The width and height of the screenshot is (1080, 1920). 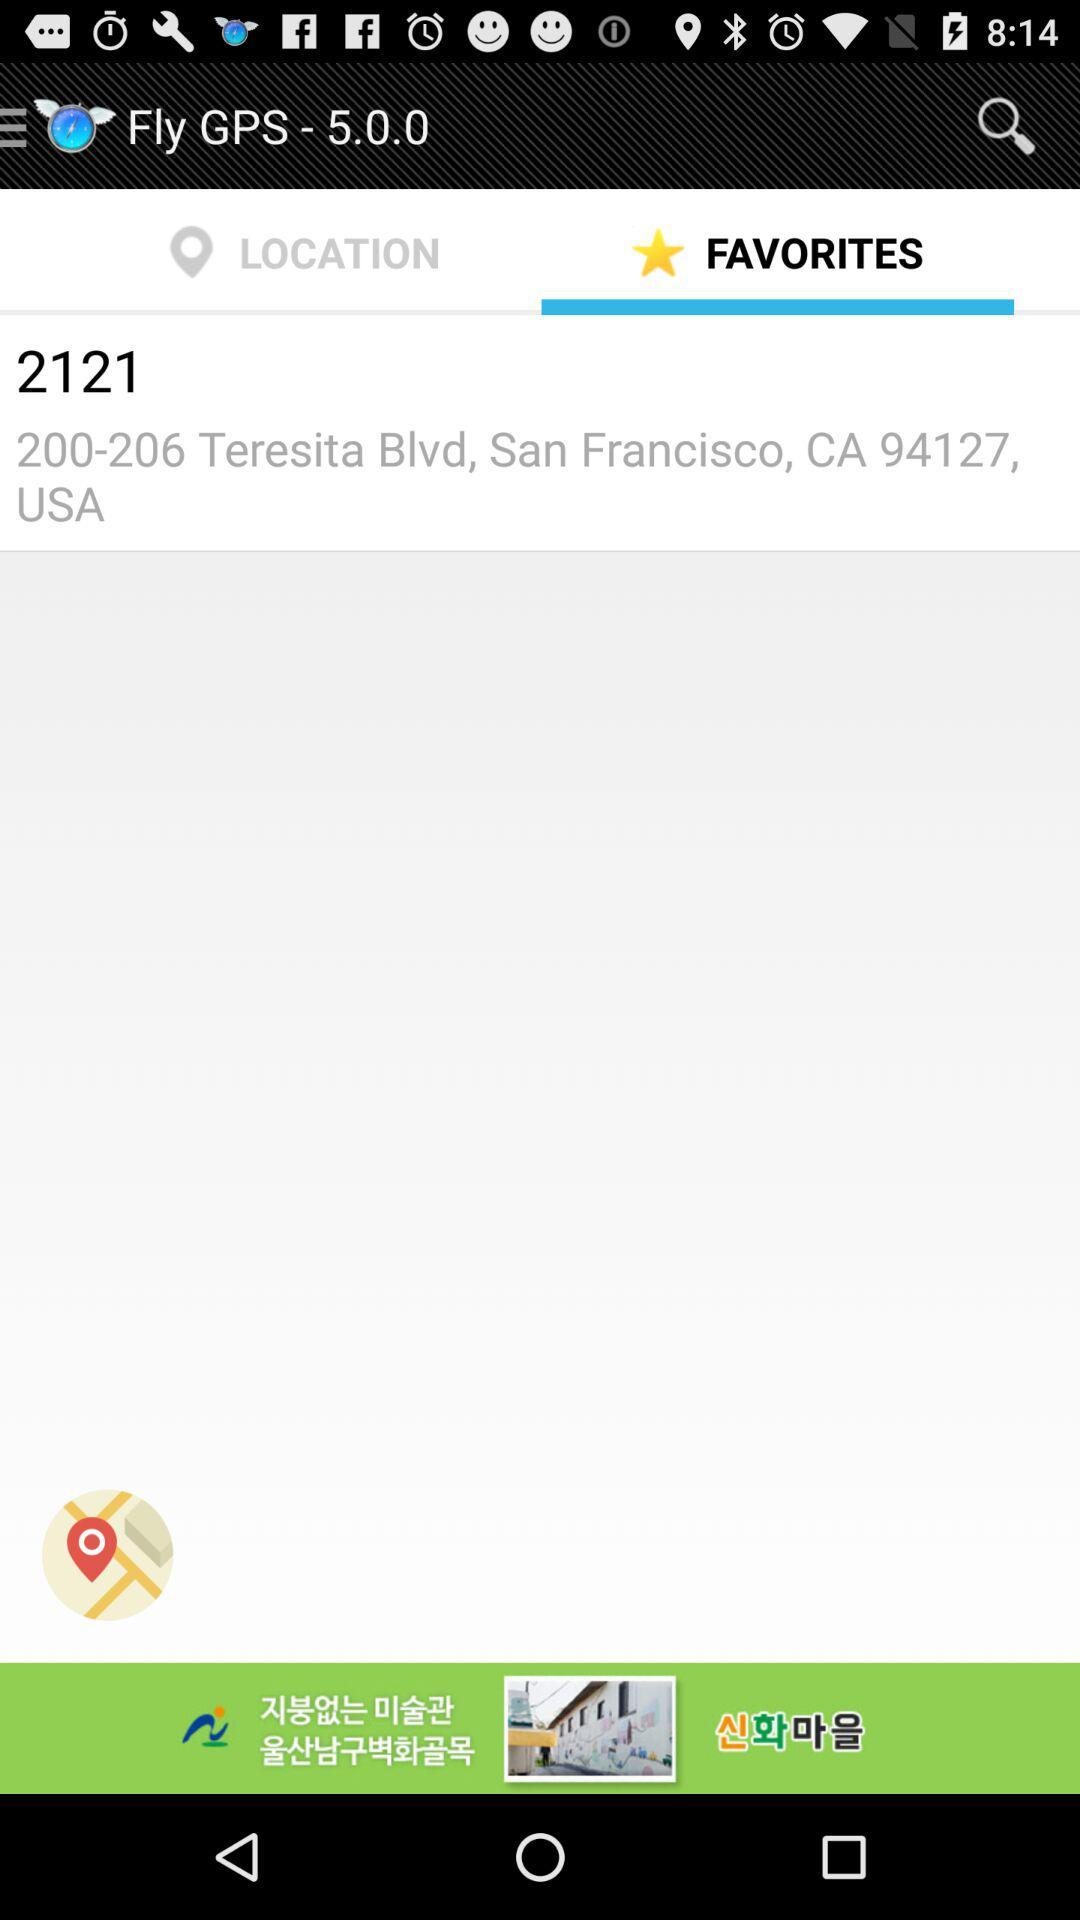 I want to click on the icon below 2121 icon, so click(x=540, y=474).